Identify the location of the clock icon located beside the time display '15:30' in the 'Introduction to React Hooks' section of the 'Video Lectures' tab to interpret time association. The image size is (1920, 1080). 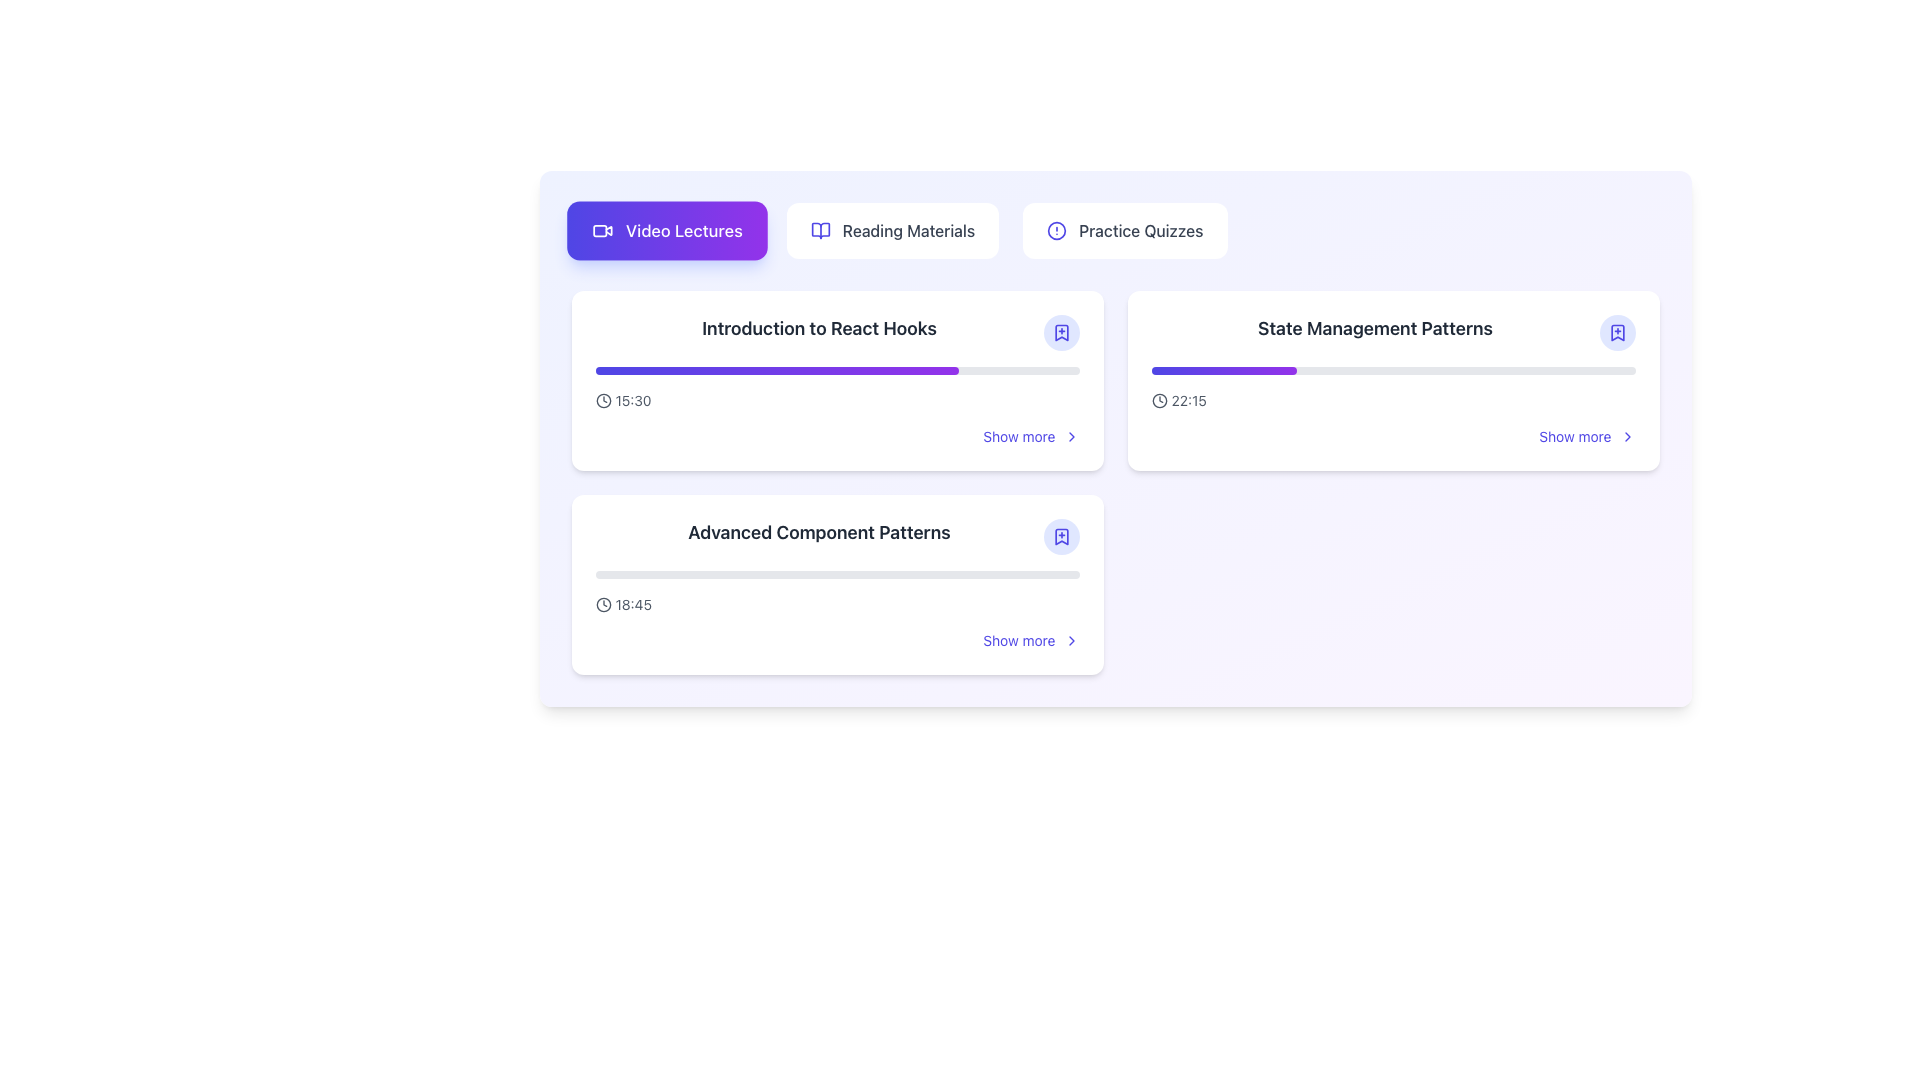
(602, 401).